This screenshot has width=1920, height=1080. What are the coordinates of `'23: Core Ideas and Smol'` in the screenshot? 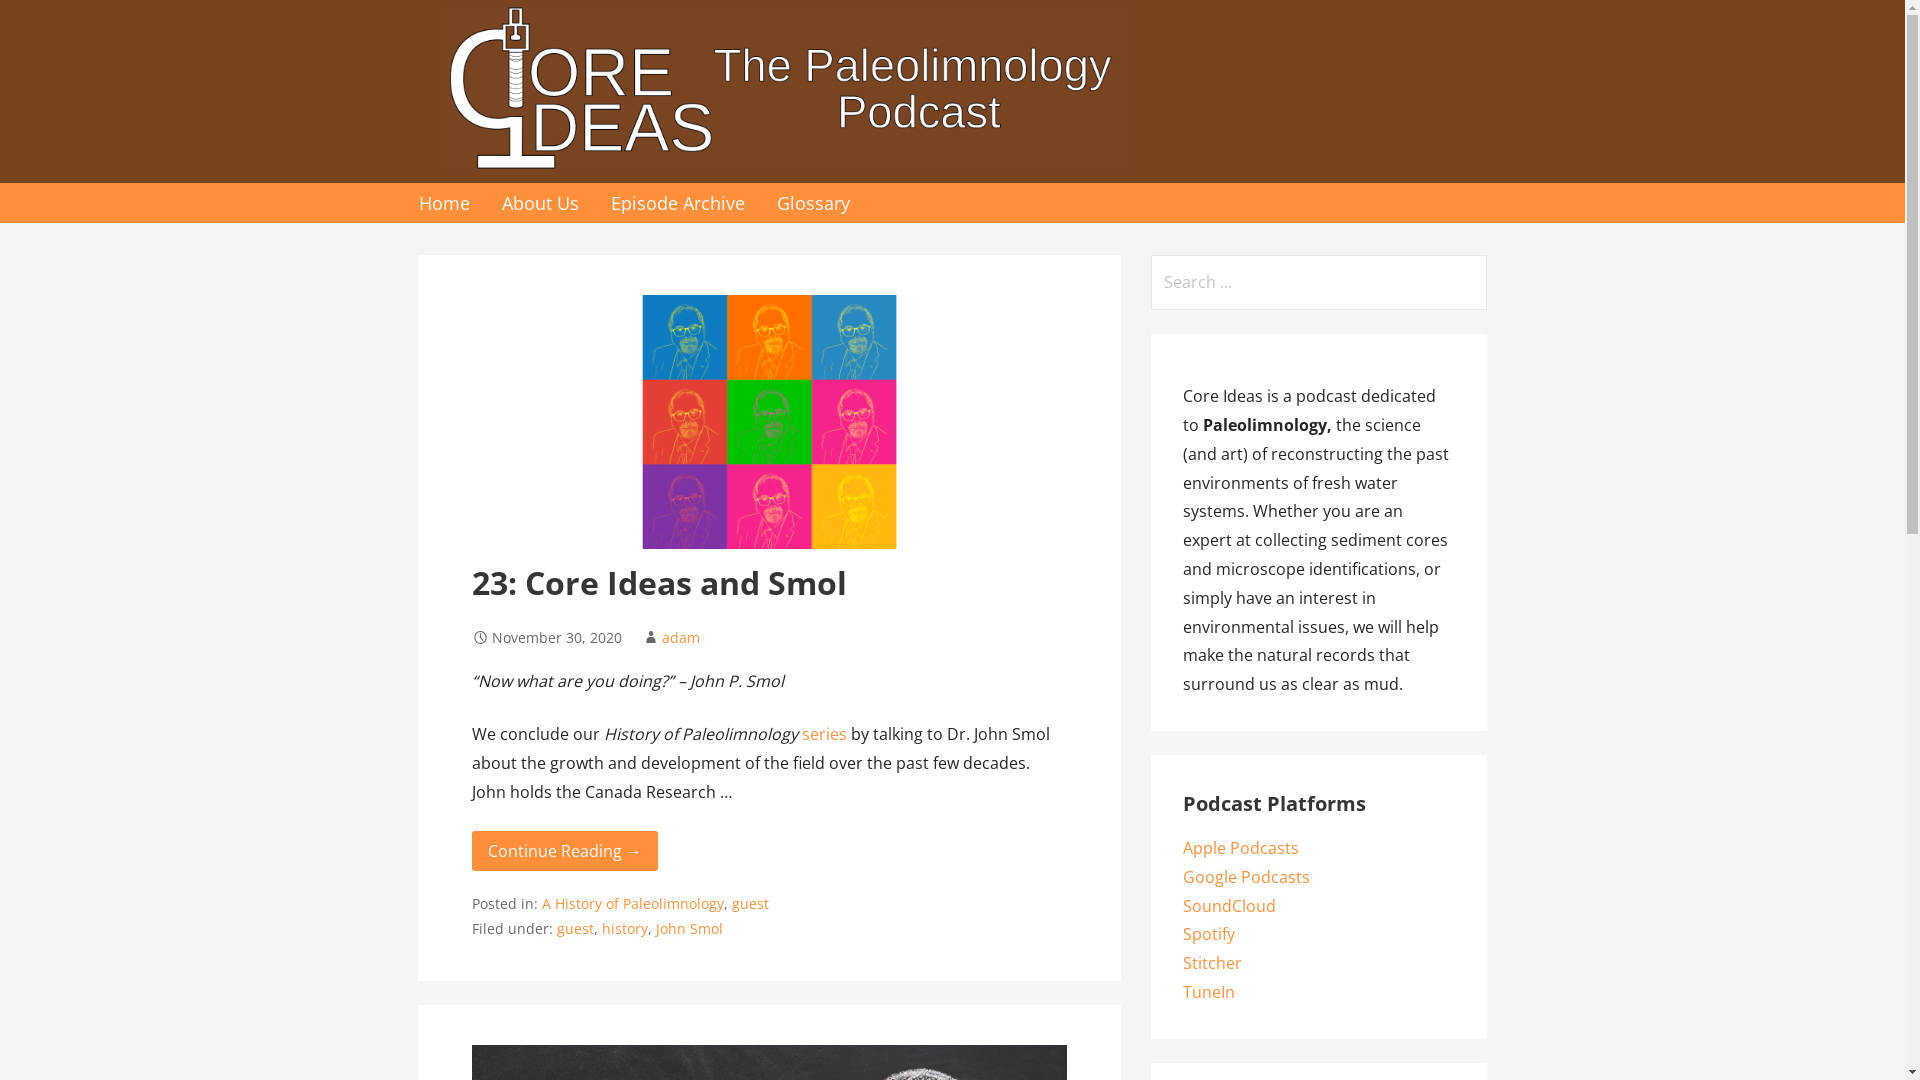 It's located at (659, 582).